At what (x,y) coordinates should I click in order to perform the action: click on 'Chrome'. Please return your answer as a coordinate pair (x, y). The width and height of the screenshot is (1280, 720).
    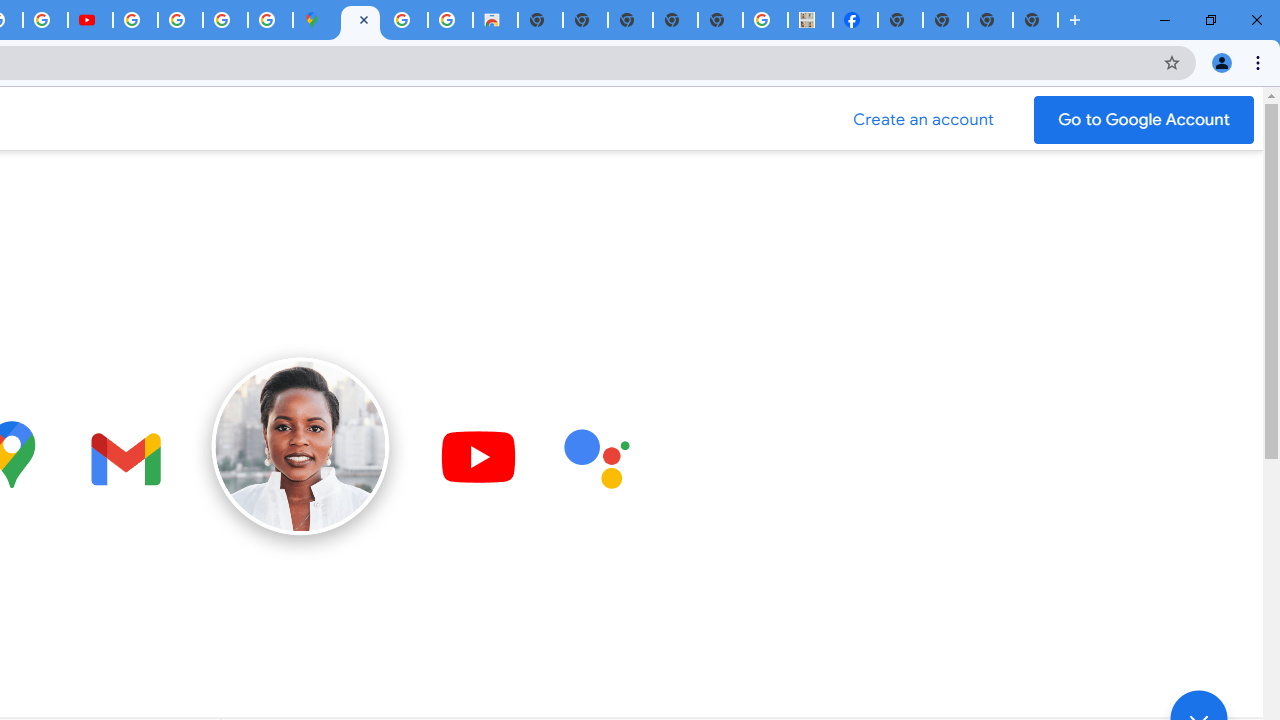
    Looking at the image, I should click on (1259, 61).